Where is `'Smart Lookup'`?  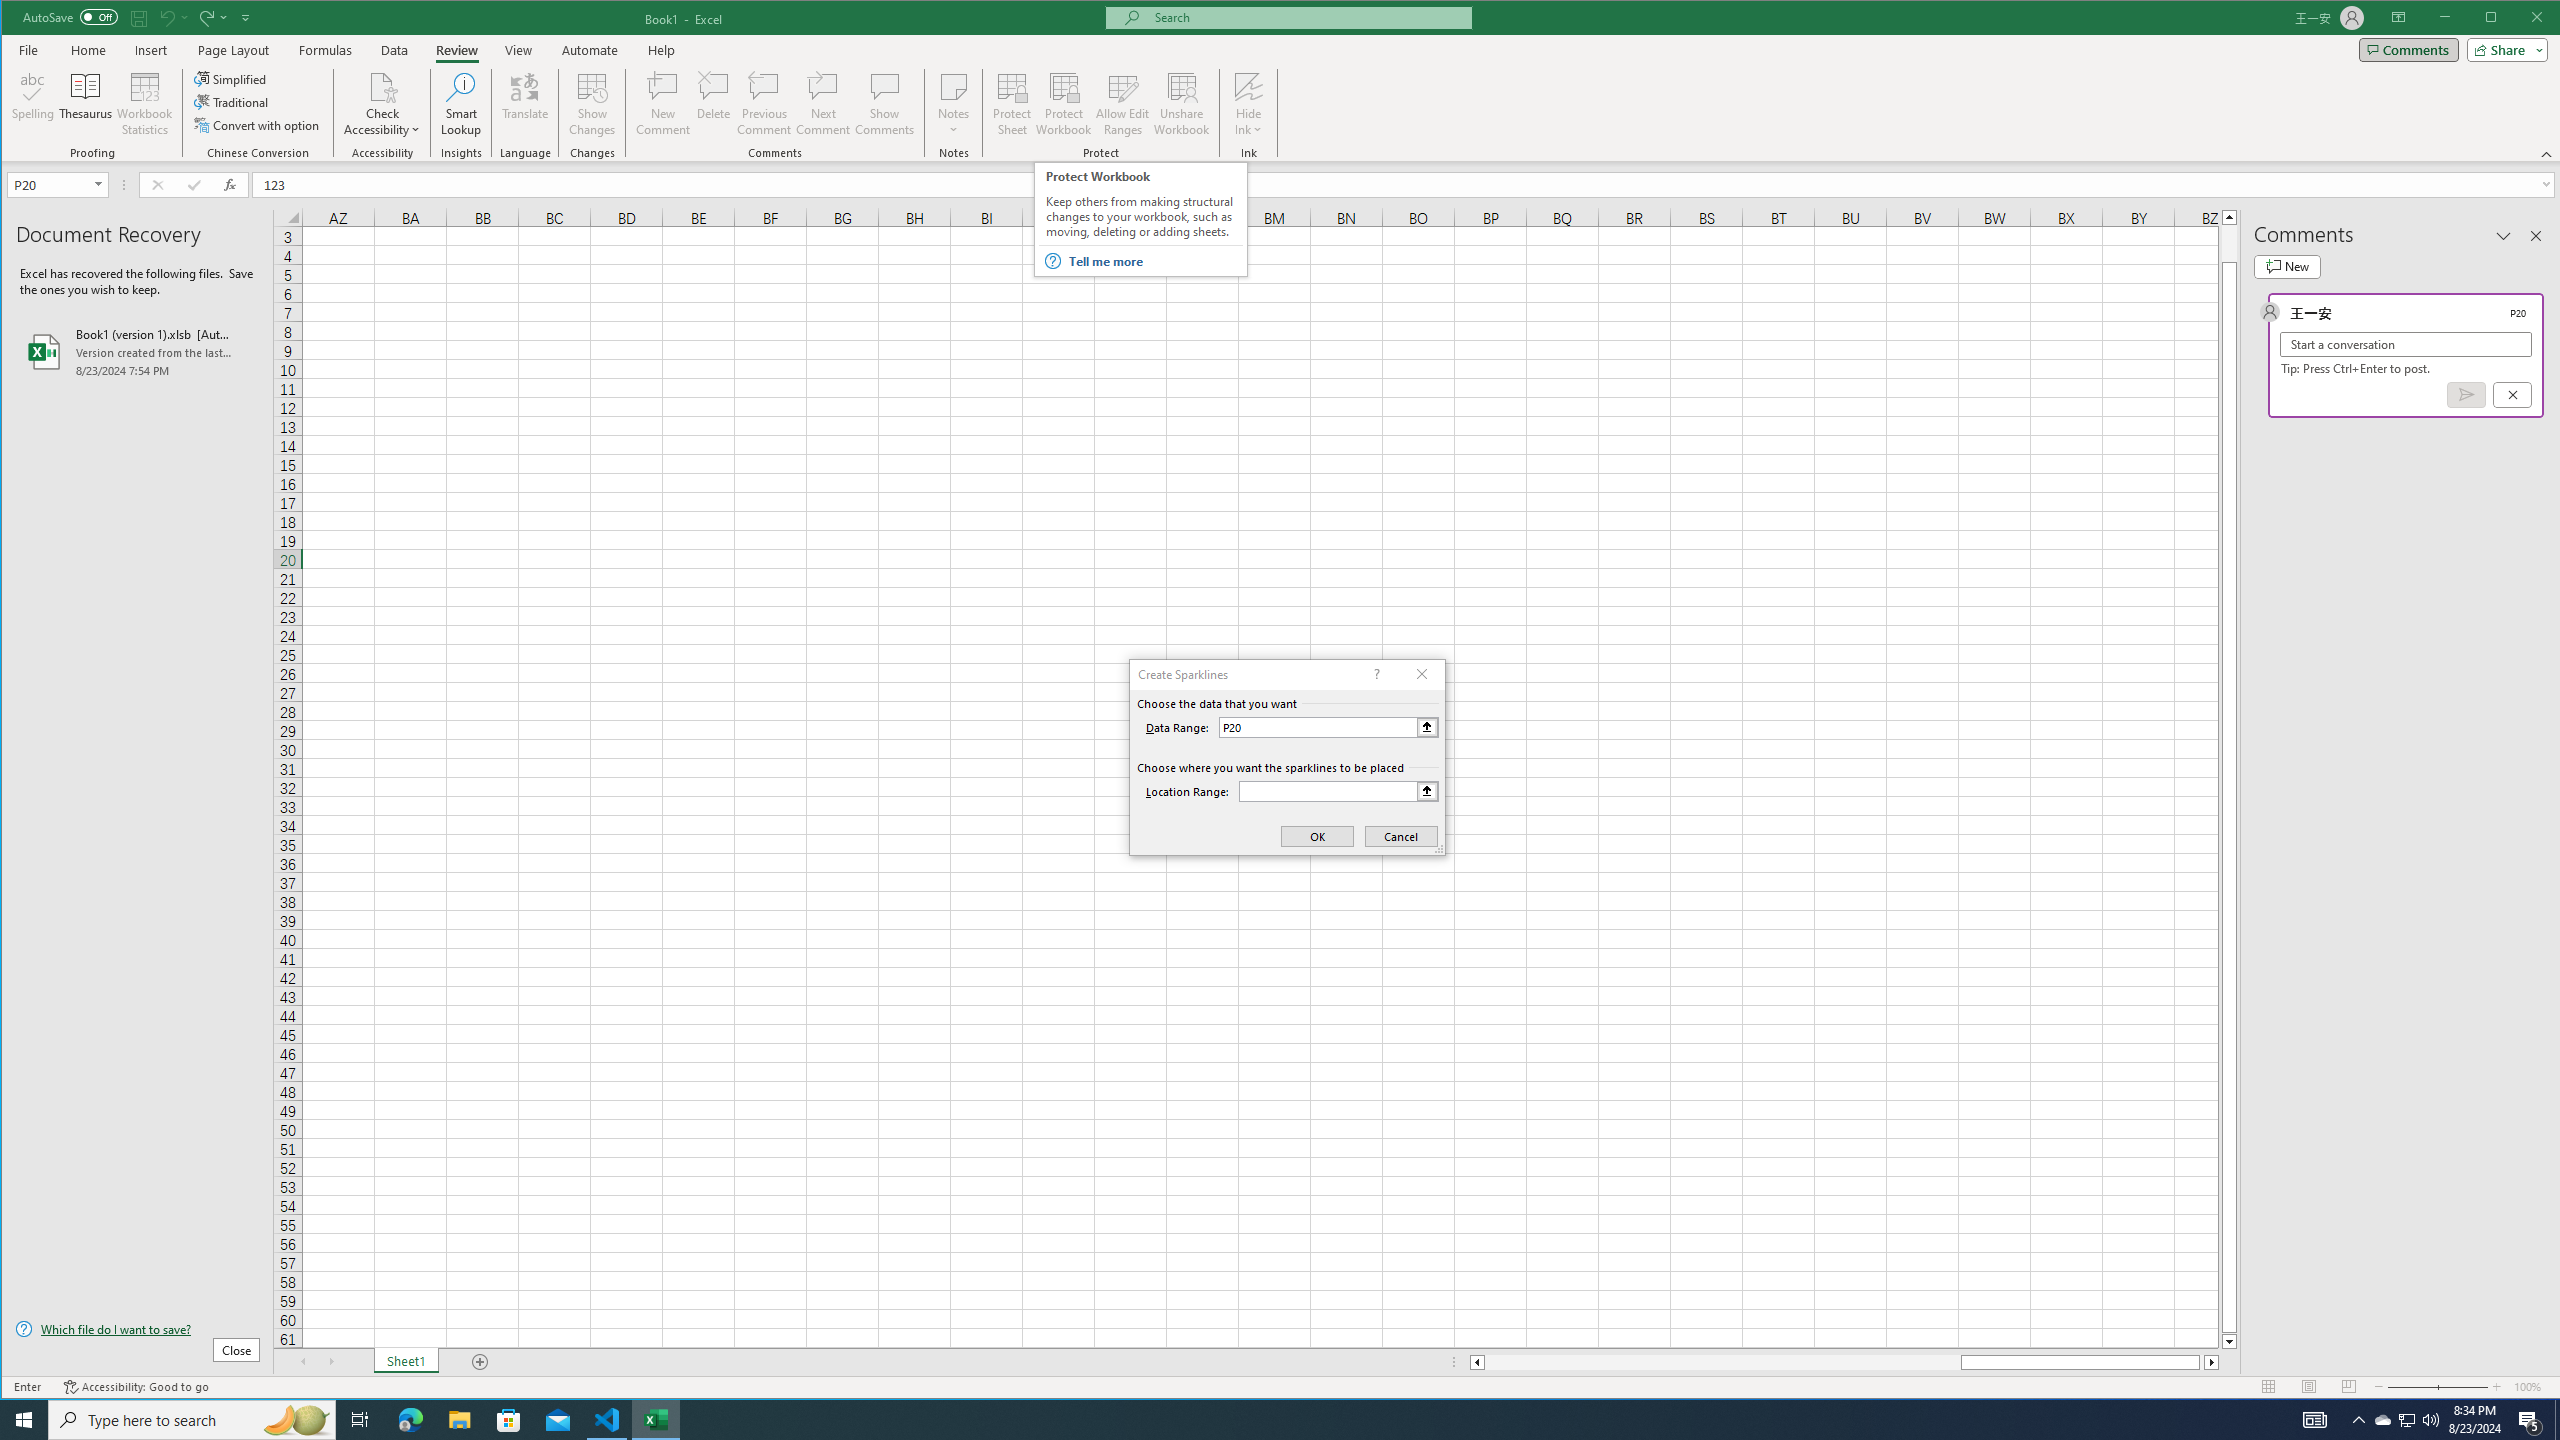
'Smart Lookup' is located at coordinates (460, 103).